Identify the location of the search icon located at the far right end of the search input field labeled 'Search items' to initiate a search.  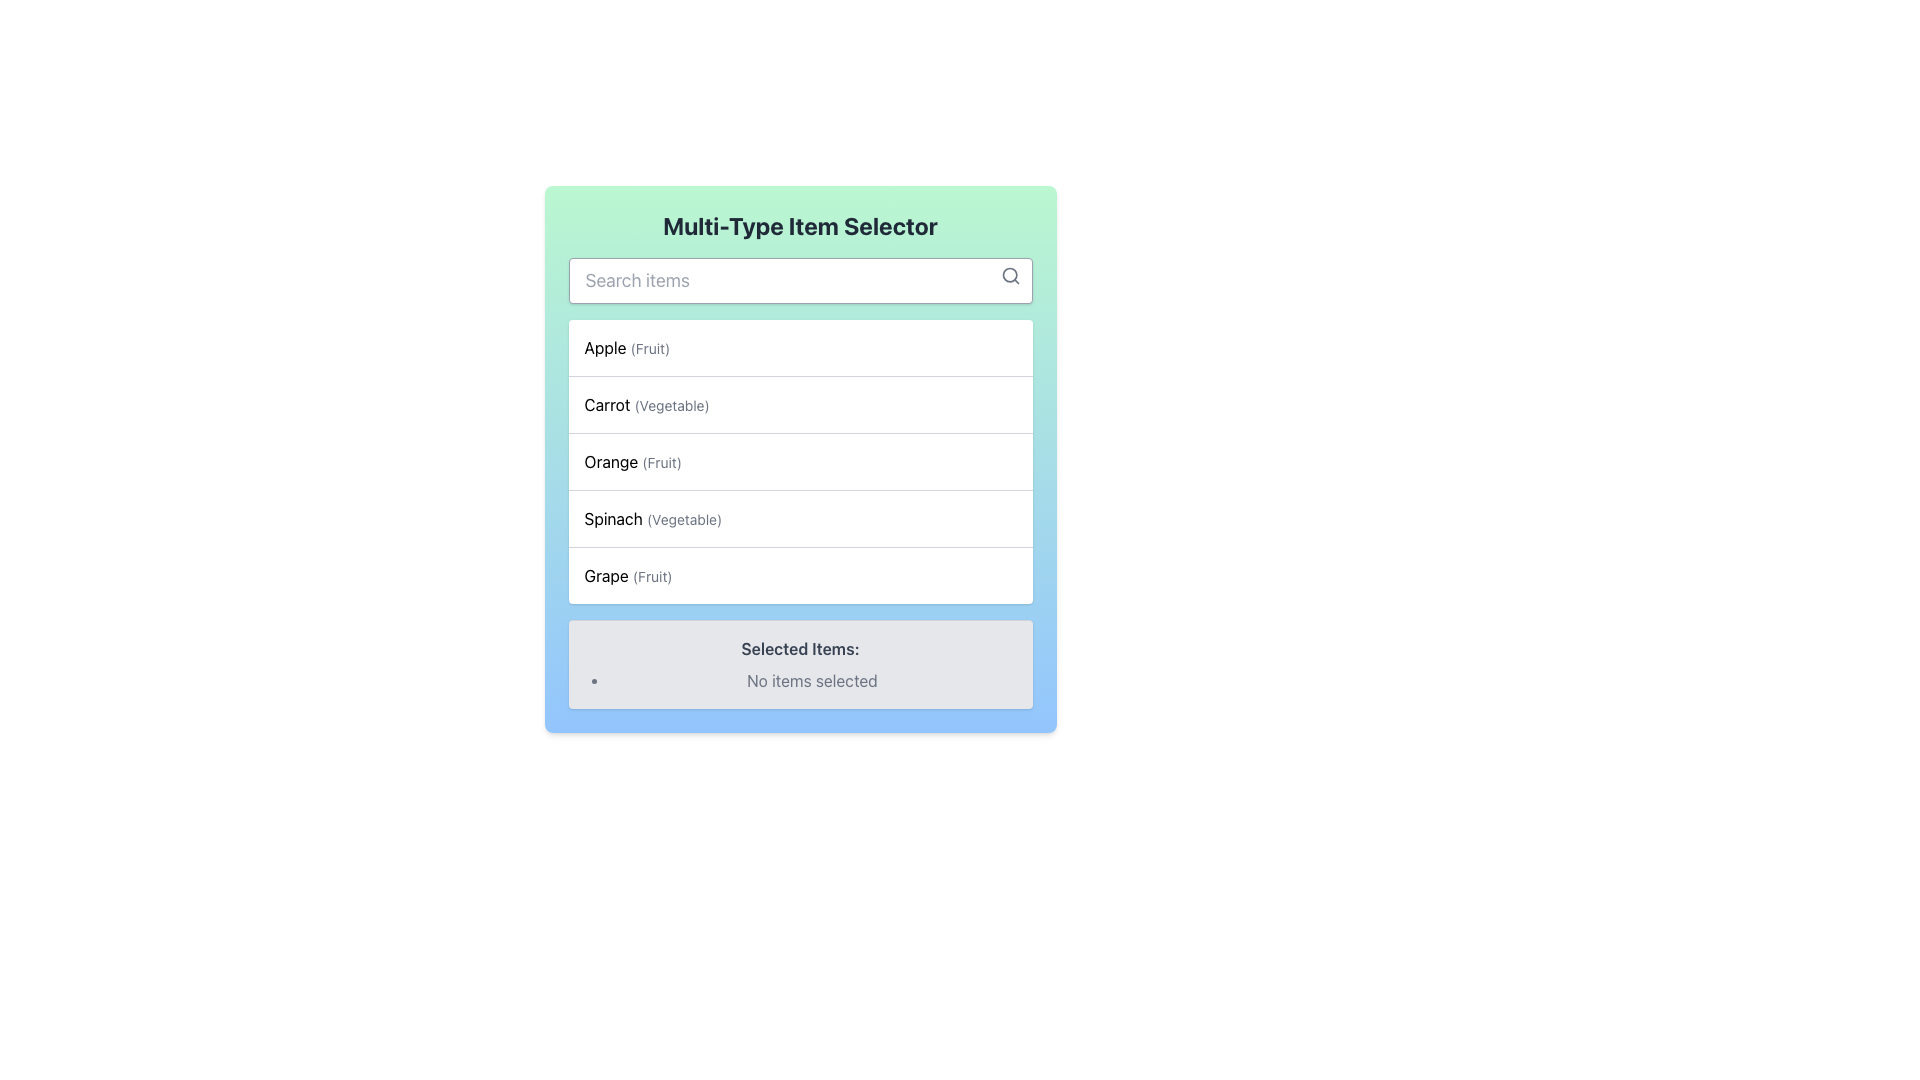
(1010, 276).